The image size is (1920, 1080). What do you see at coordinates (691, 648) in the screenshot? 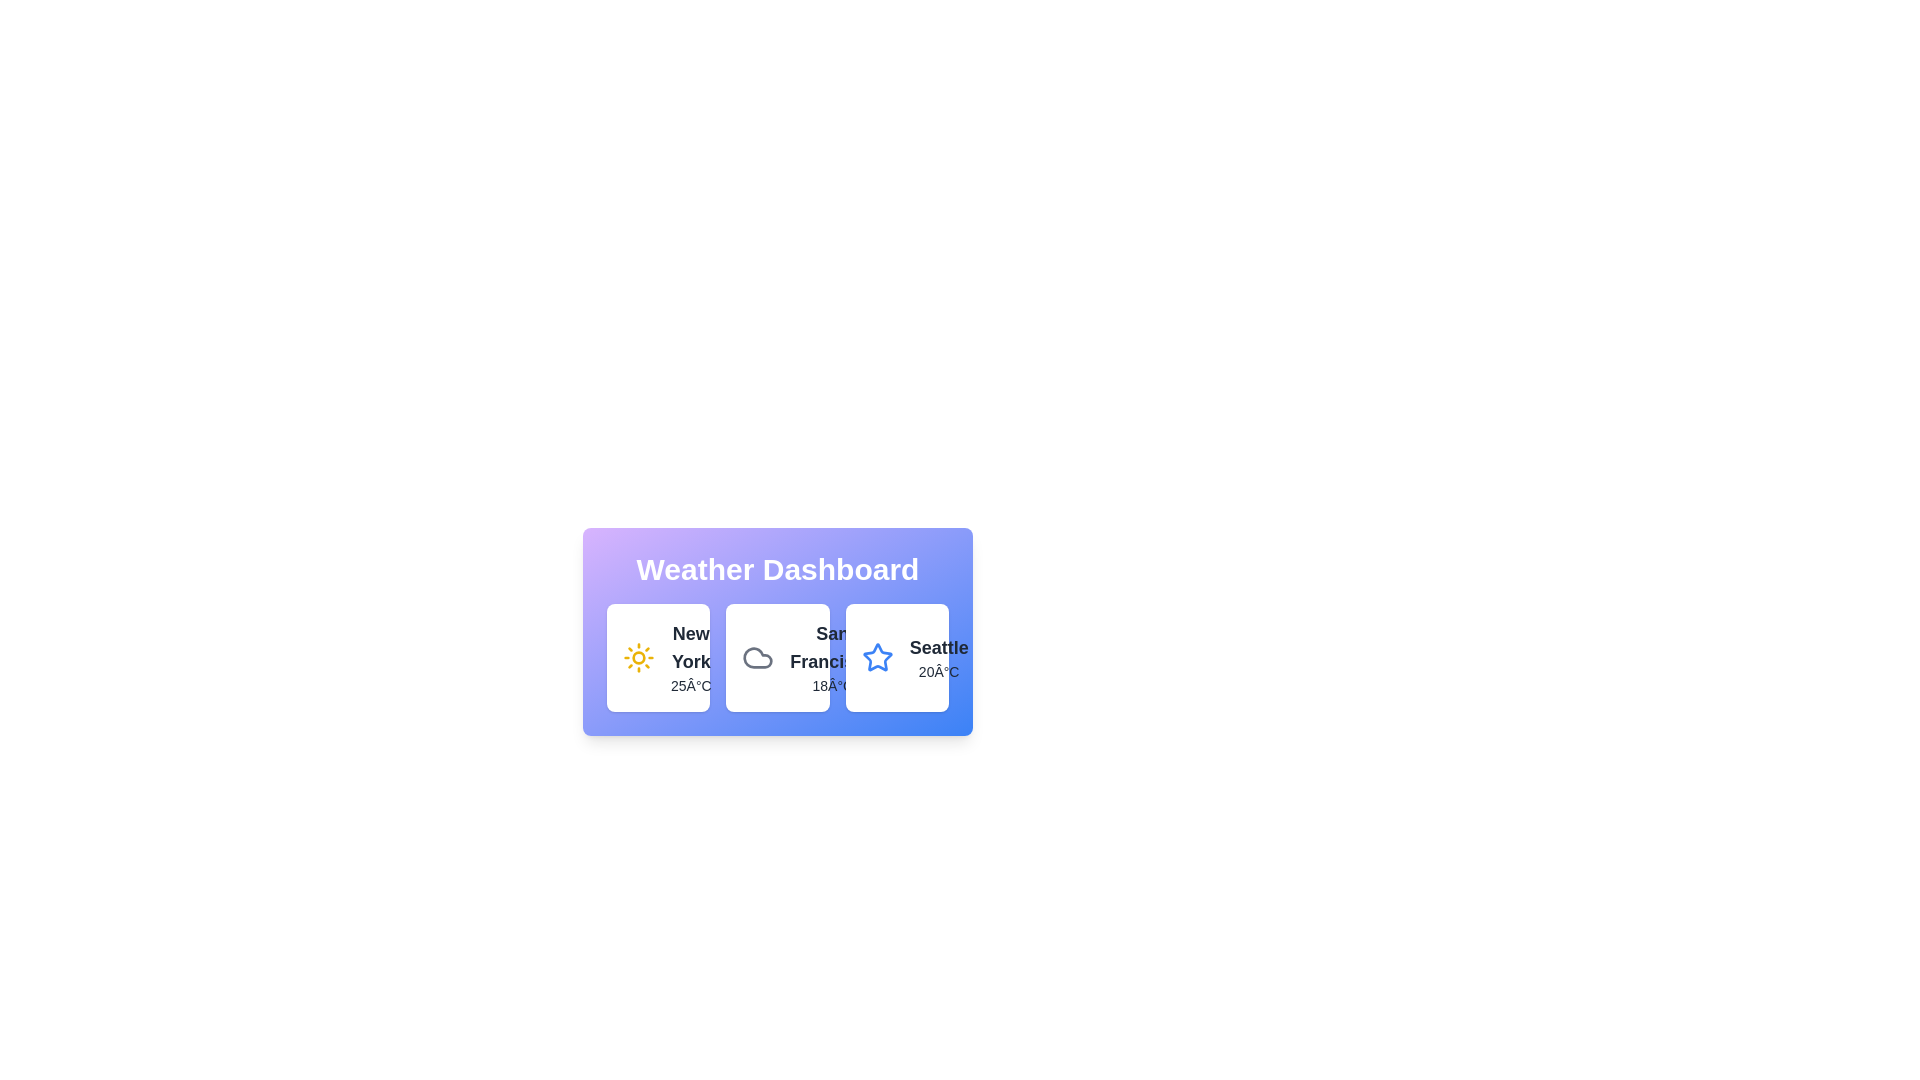
I see `the text label displaying the name 'New York'` at bounding box center [691, 648].